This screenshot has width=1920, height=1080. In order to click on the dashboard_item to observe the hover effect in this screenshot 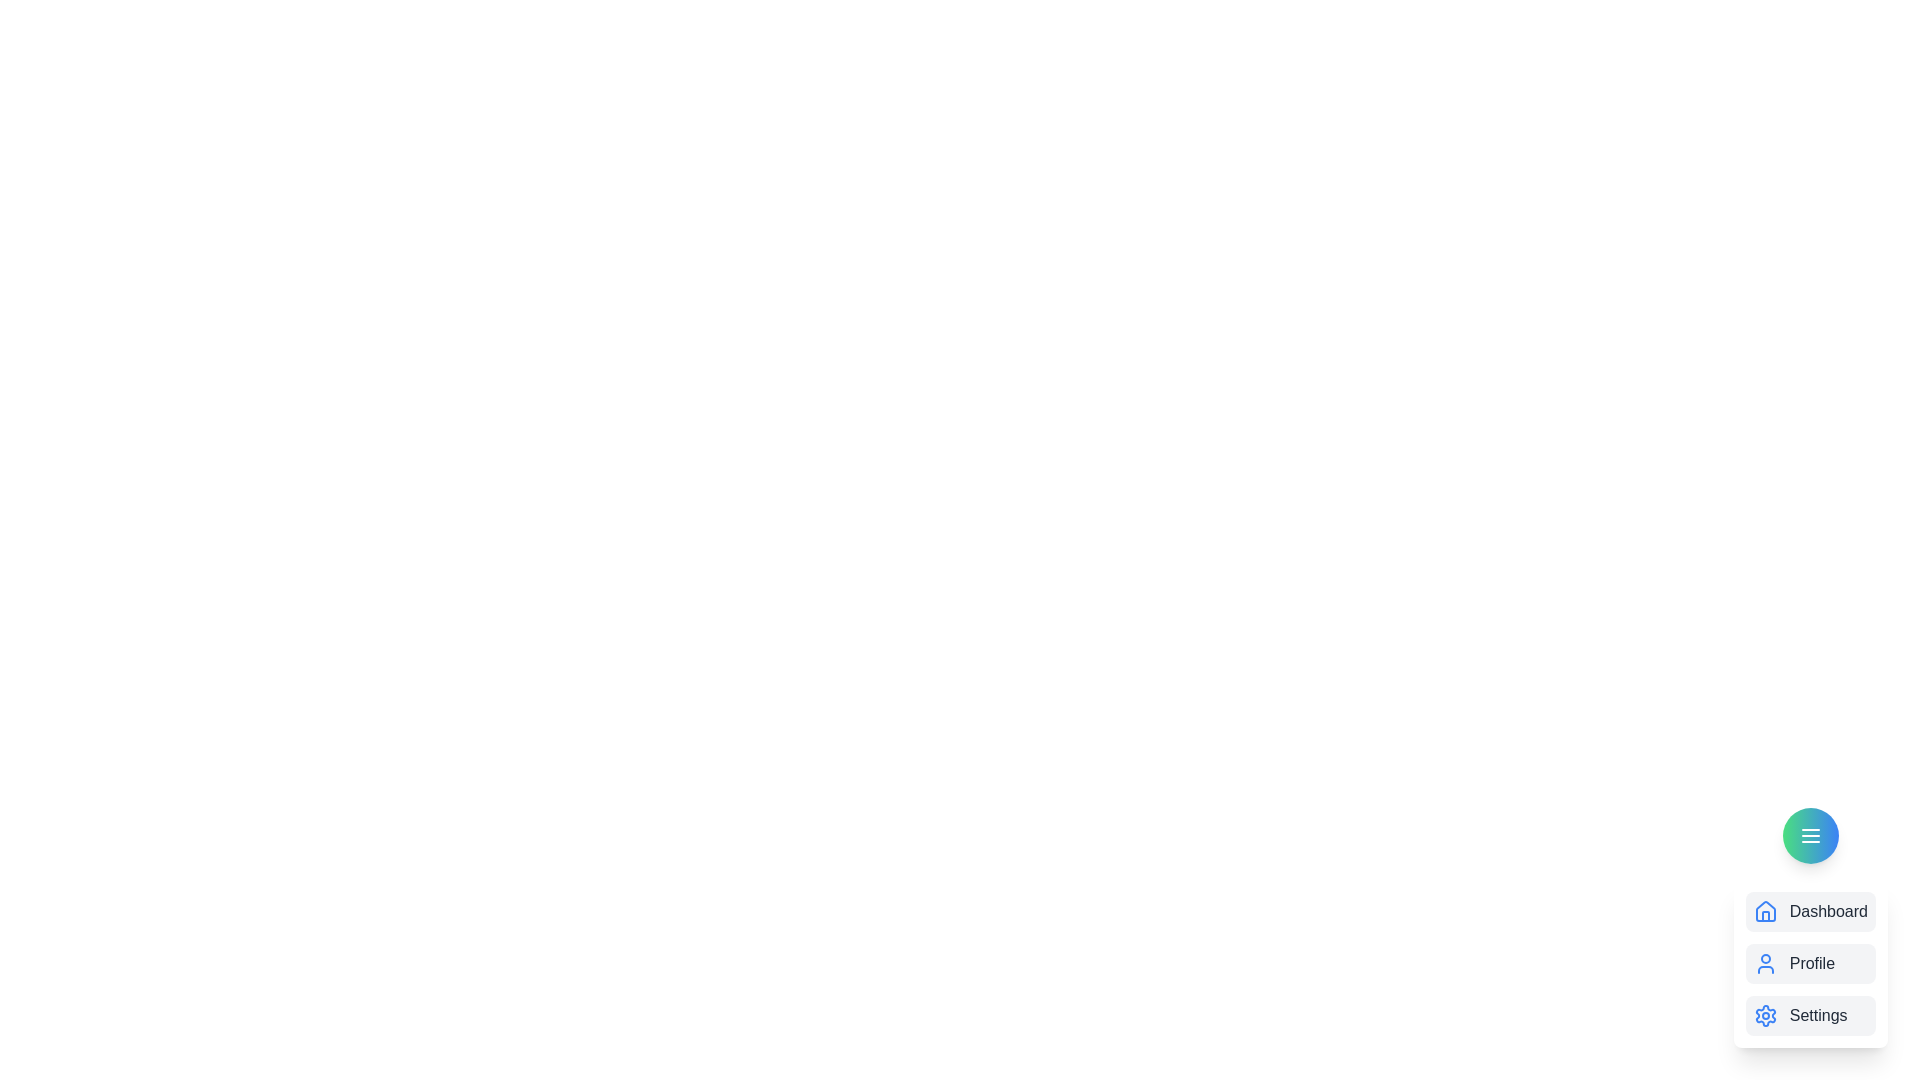, I will do `click(1810, 911)`.